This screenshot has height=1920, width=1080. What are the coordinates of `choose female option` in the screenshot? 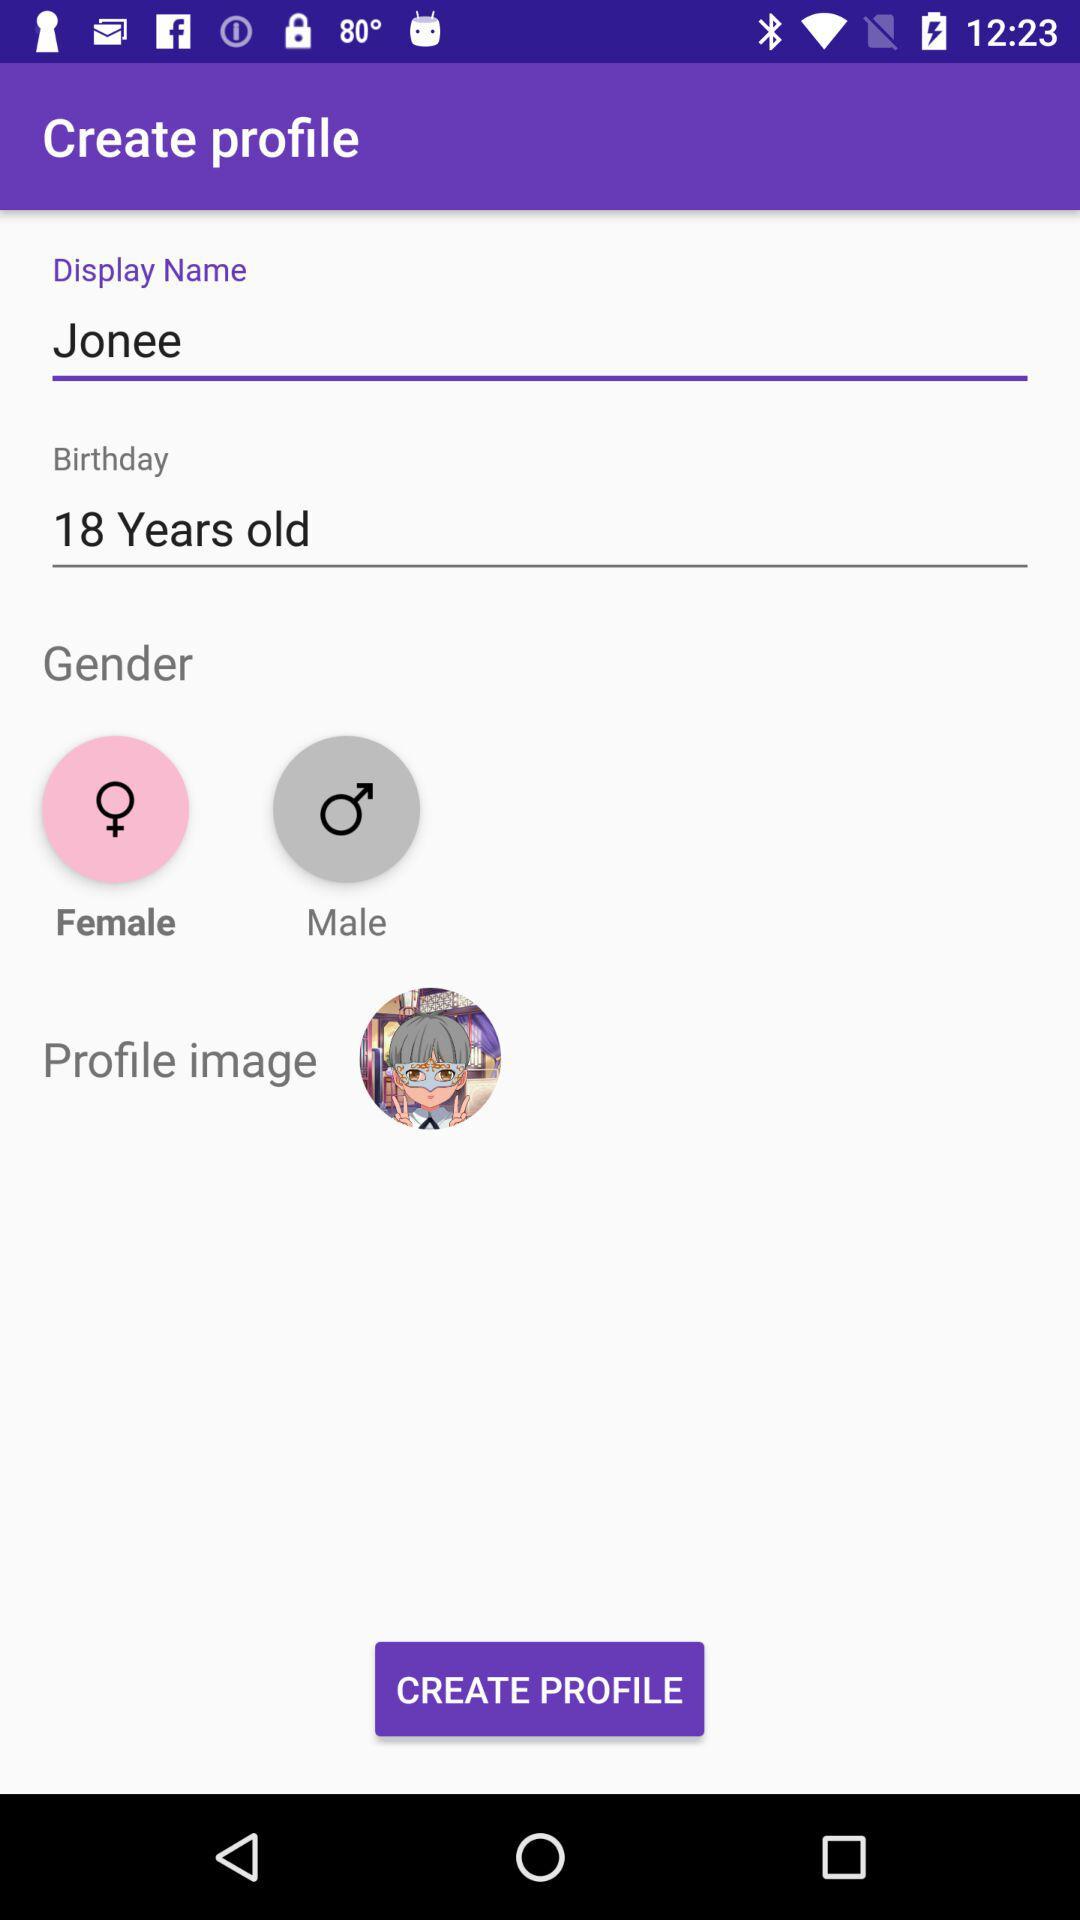 It's located at (115, 809).